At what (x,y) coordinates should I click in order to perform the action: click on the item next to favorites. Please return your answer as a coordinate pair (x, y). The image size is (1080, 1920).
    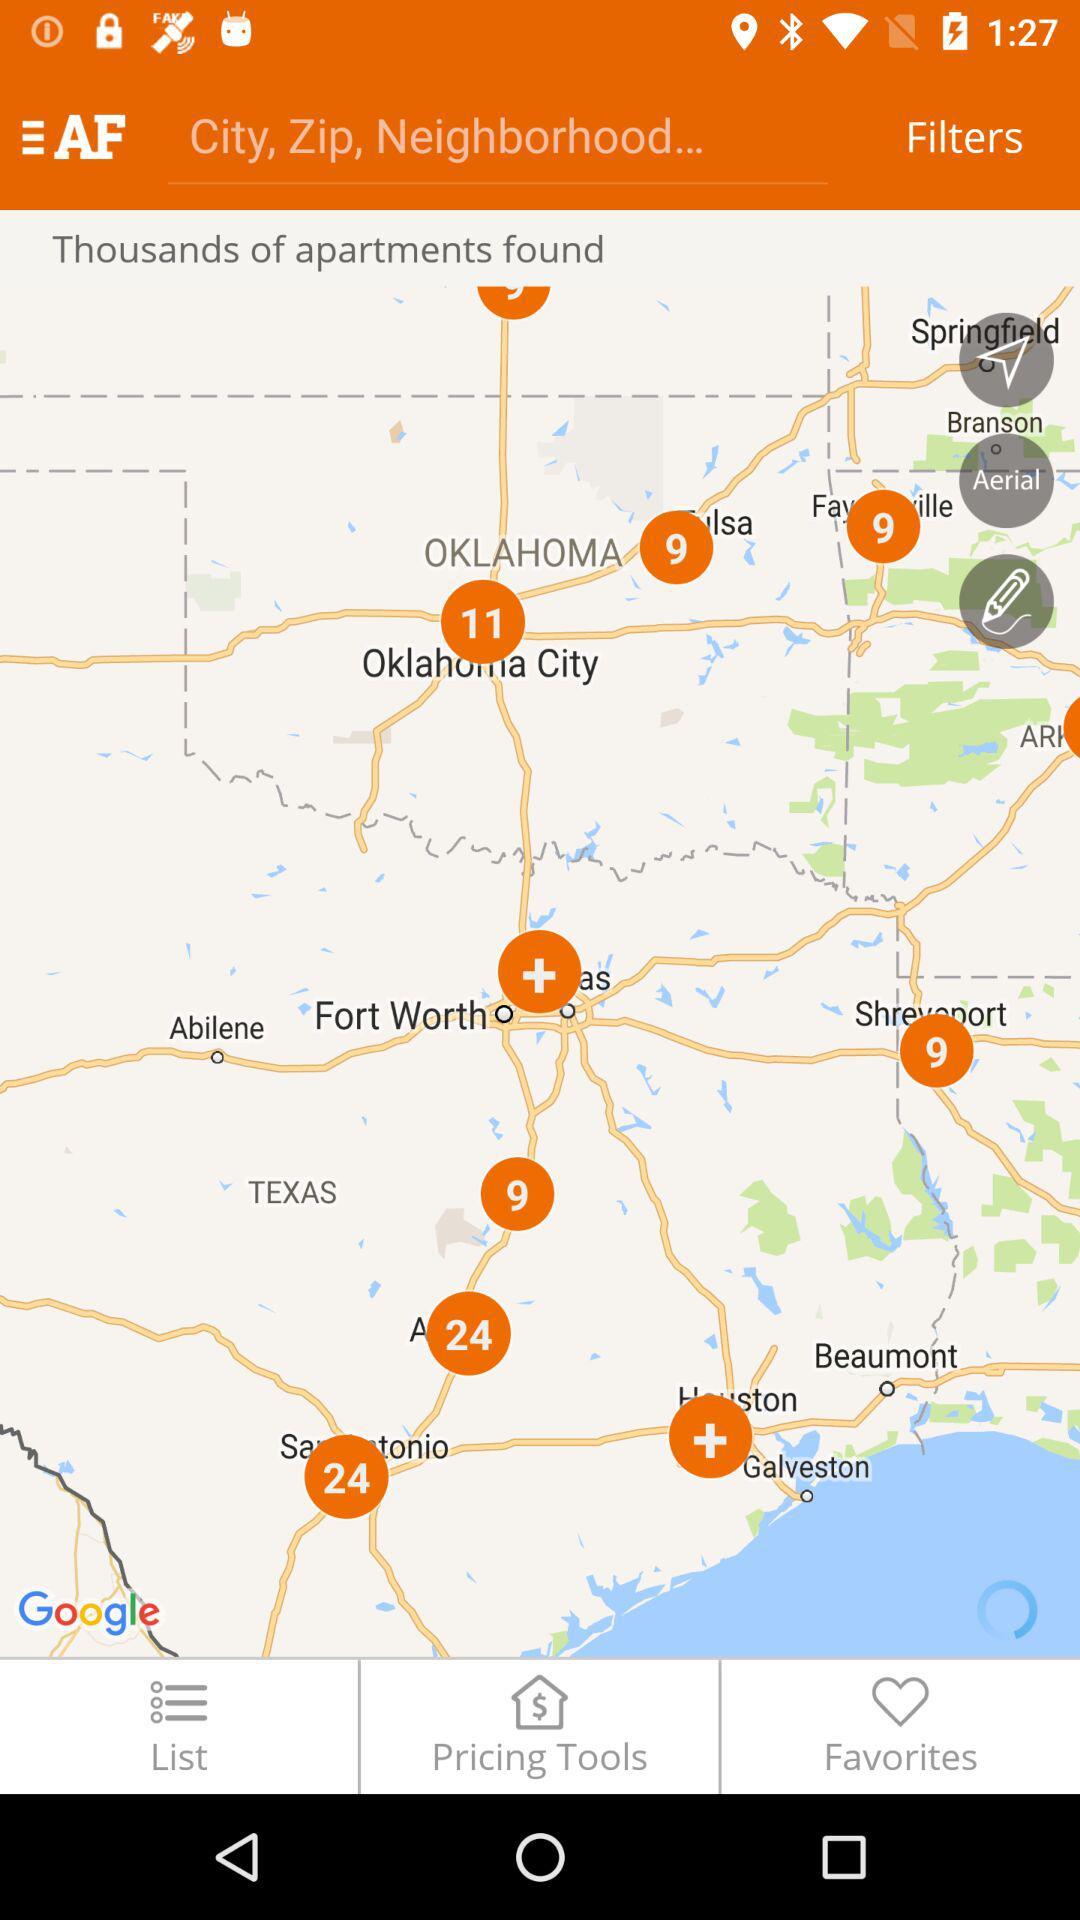
    Looking at the image, I should click on (538, 1725).